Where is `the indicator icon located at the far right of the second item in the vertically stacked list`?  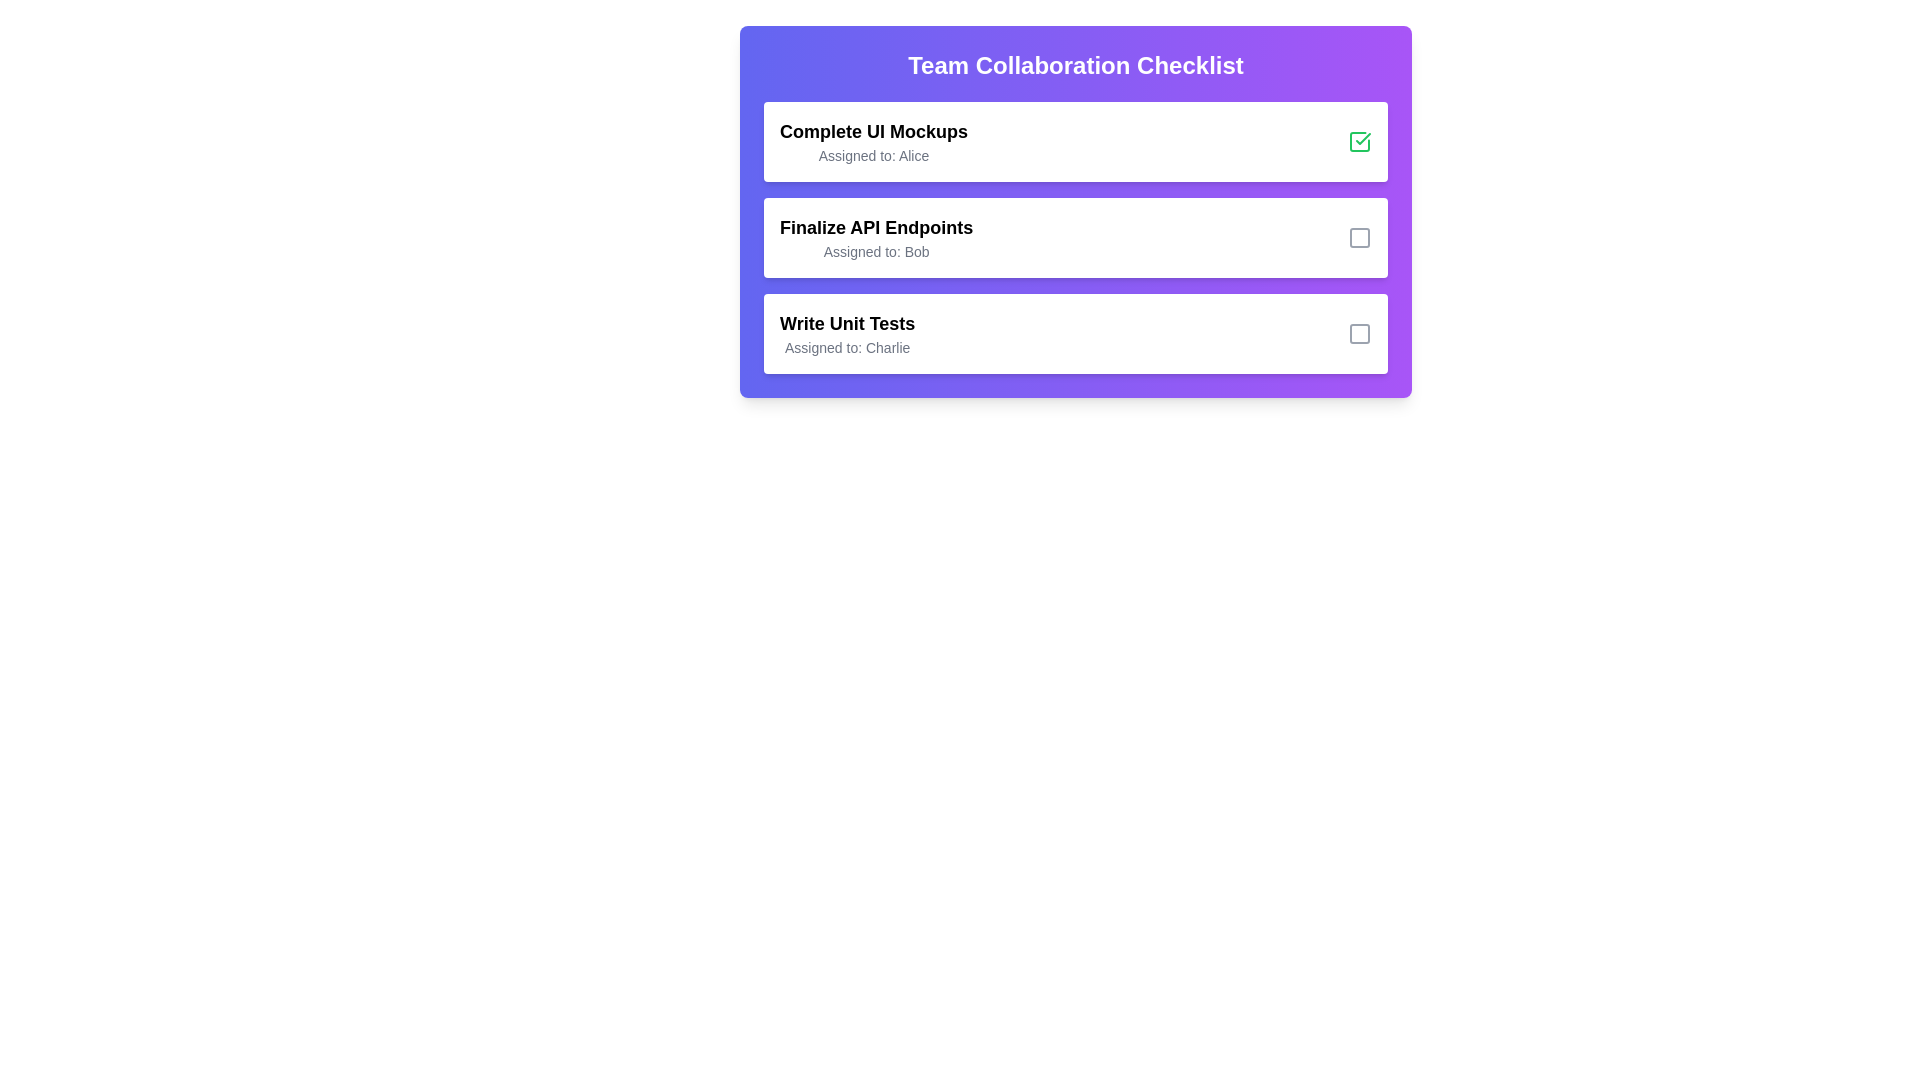 the indicator icon located at the far right of the second item in the vertically stacked list is located at coordinates (1359, 237).